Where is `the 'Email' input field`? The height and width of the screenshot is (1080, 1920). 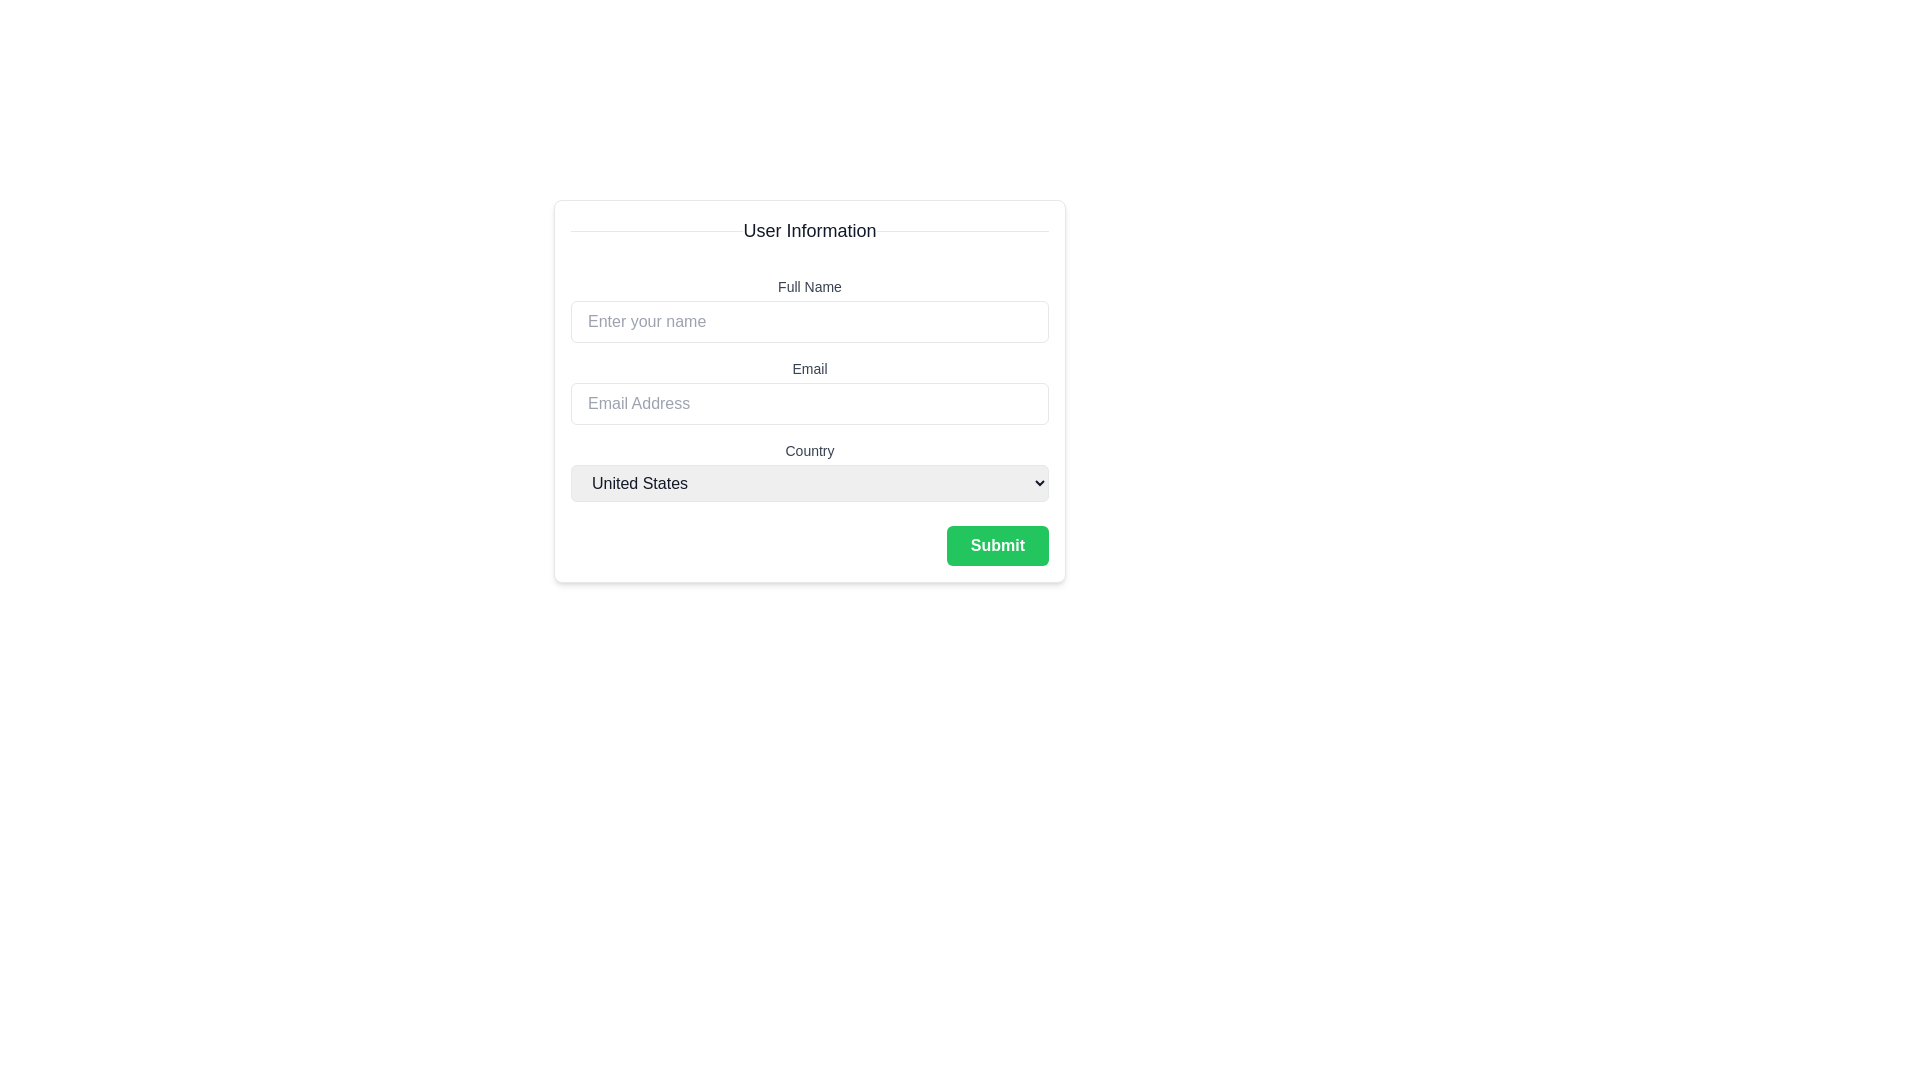 the 'Email' input field is located at coordinates (810, 391).